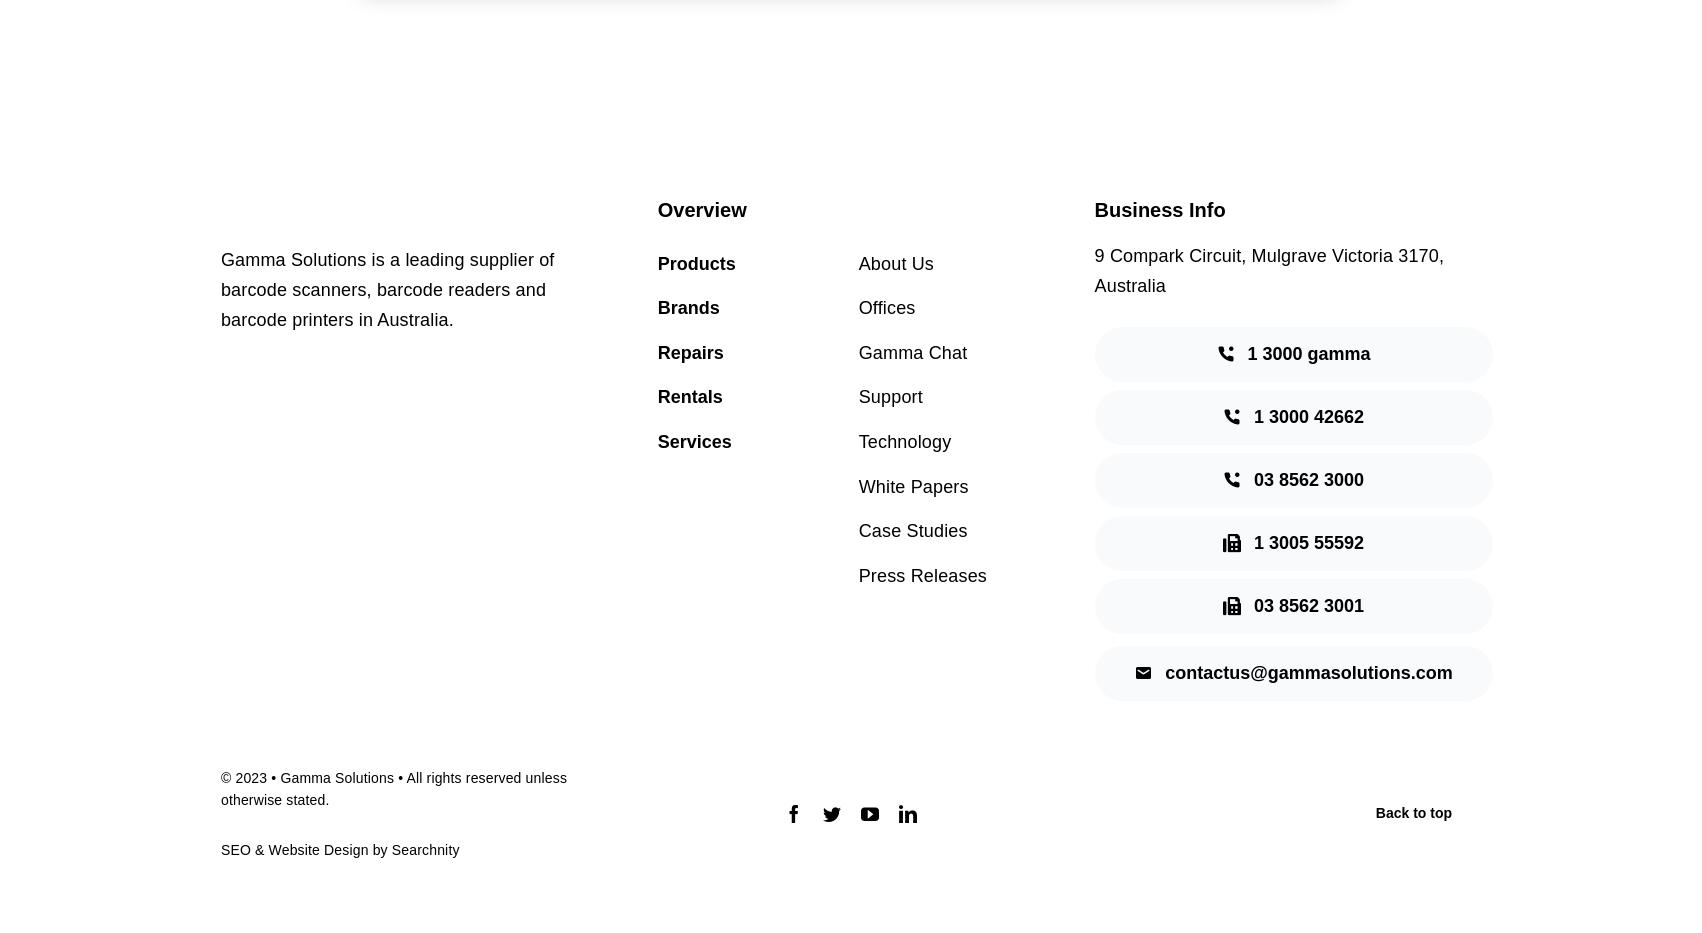 The image size is (1702, 933). Describe the element at coordinates (912, 485) in the screenshot. I see `'White Papers'` at that location.